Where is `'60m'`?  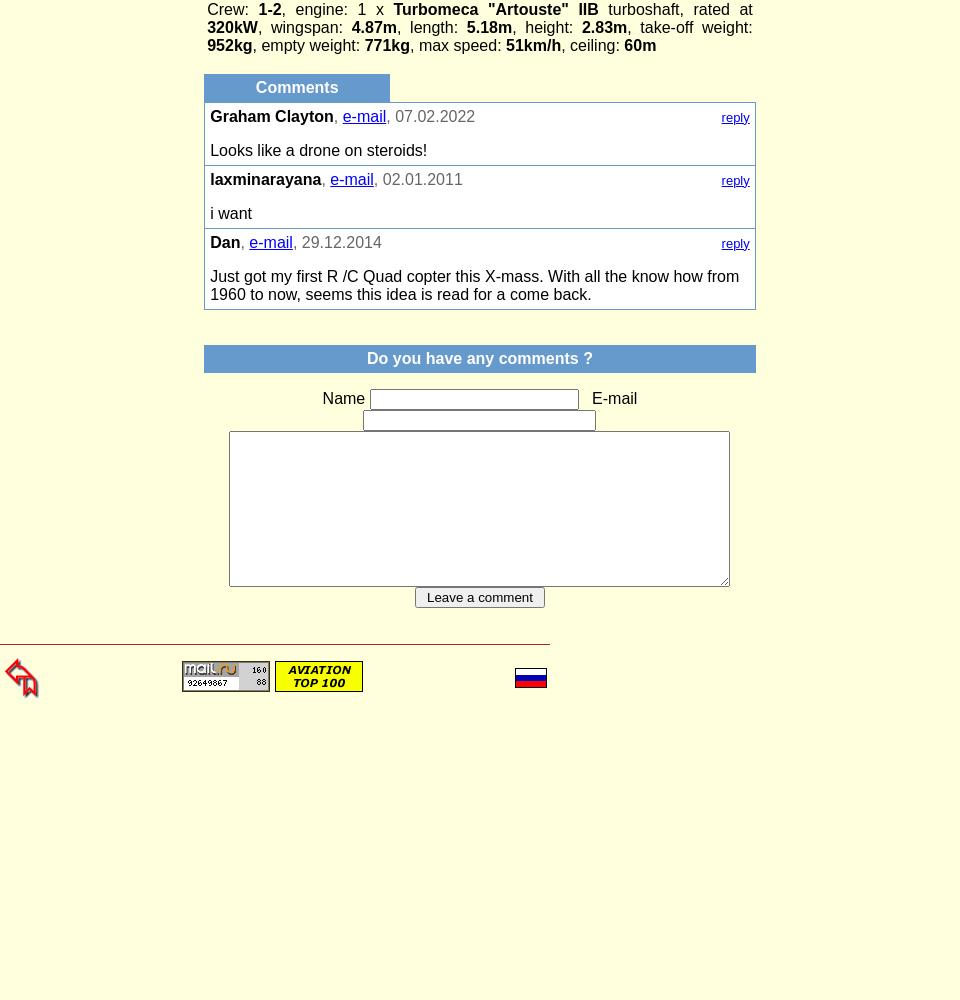
'60m' is located at coordinates (636, 45).